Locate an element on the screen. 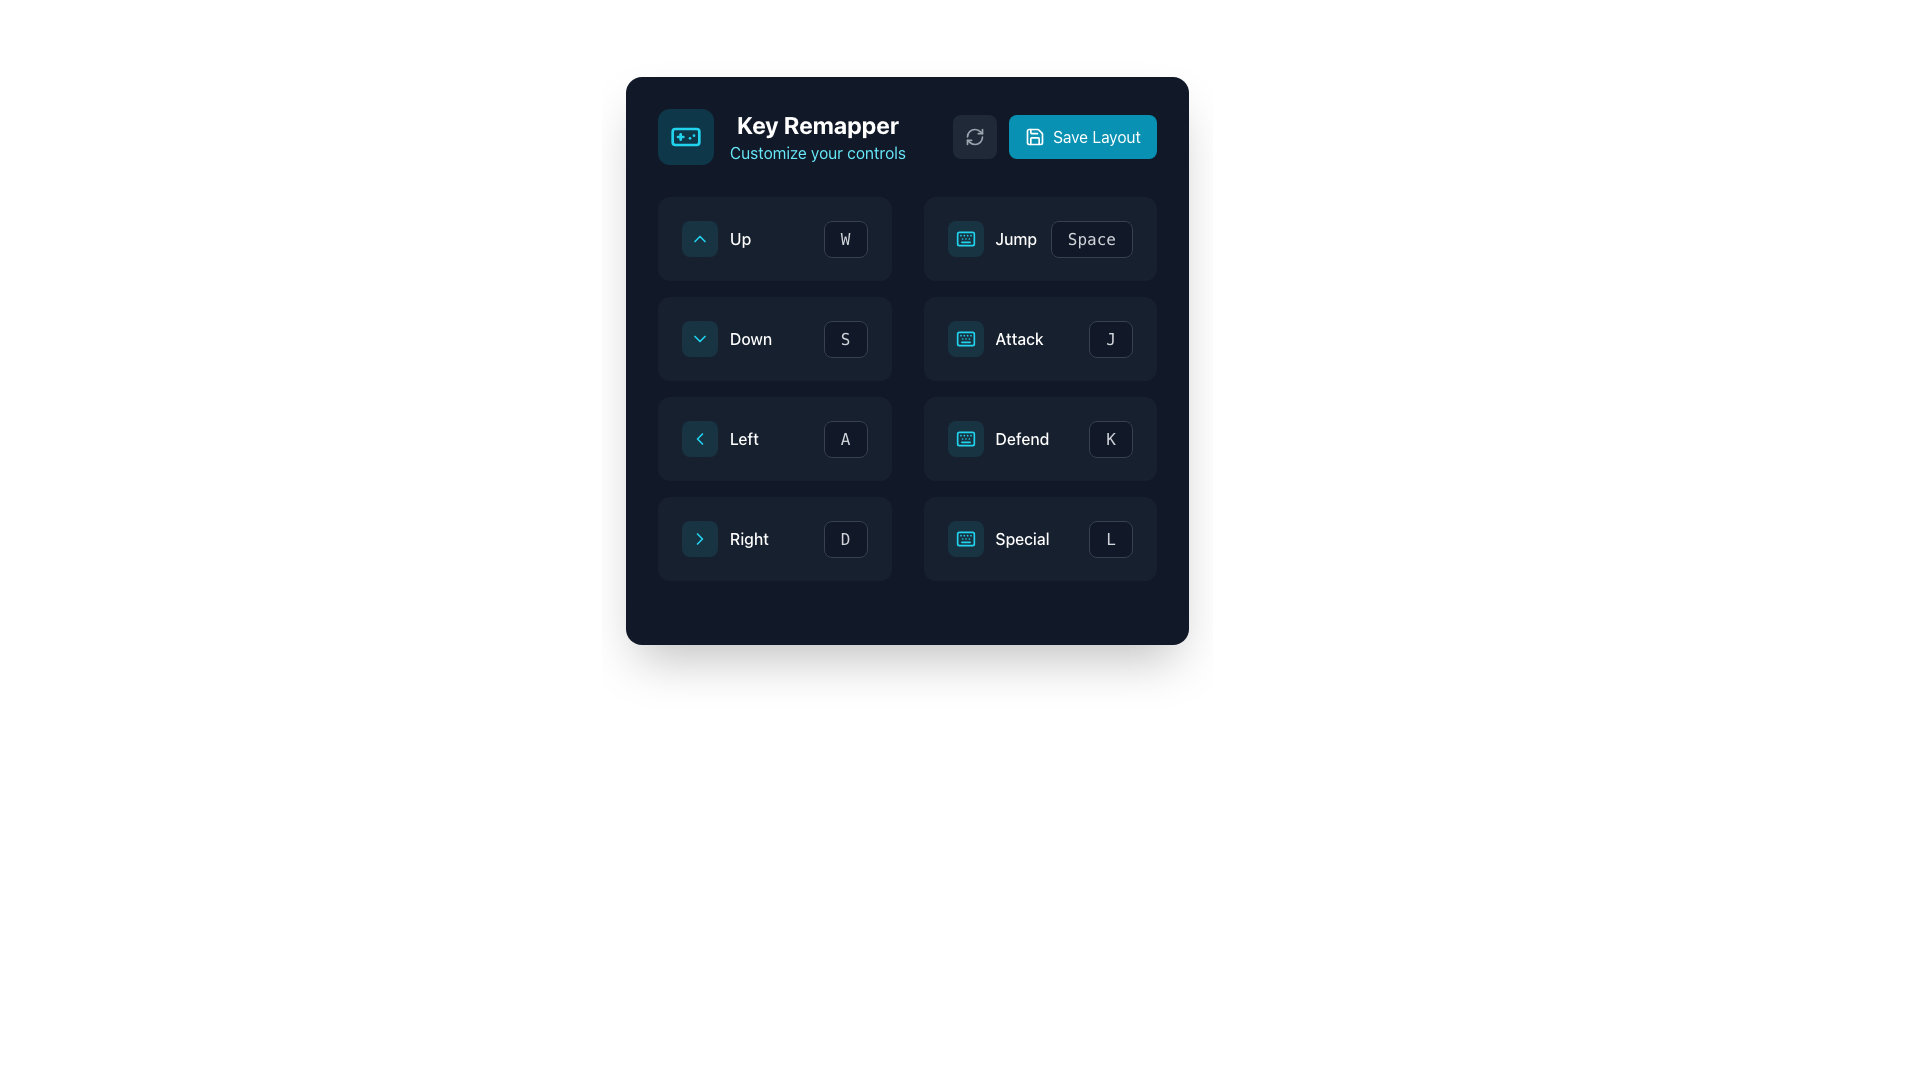 The width and height of the screenshot is (1920, 1080). the 'Attack' text-label with keyboard icon and key indicator is located at coordinates (1040, 338).